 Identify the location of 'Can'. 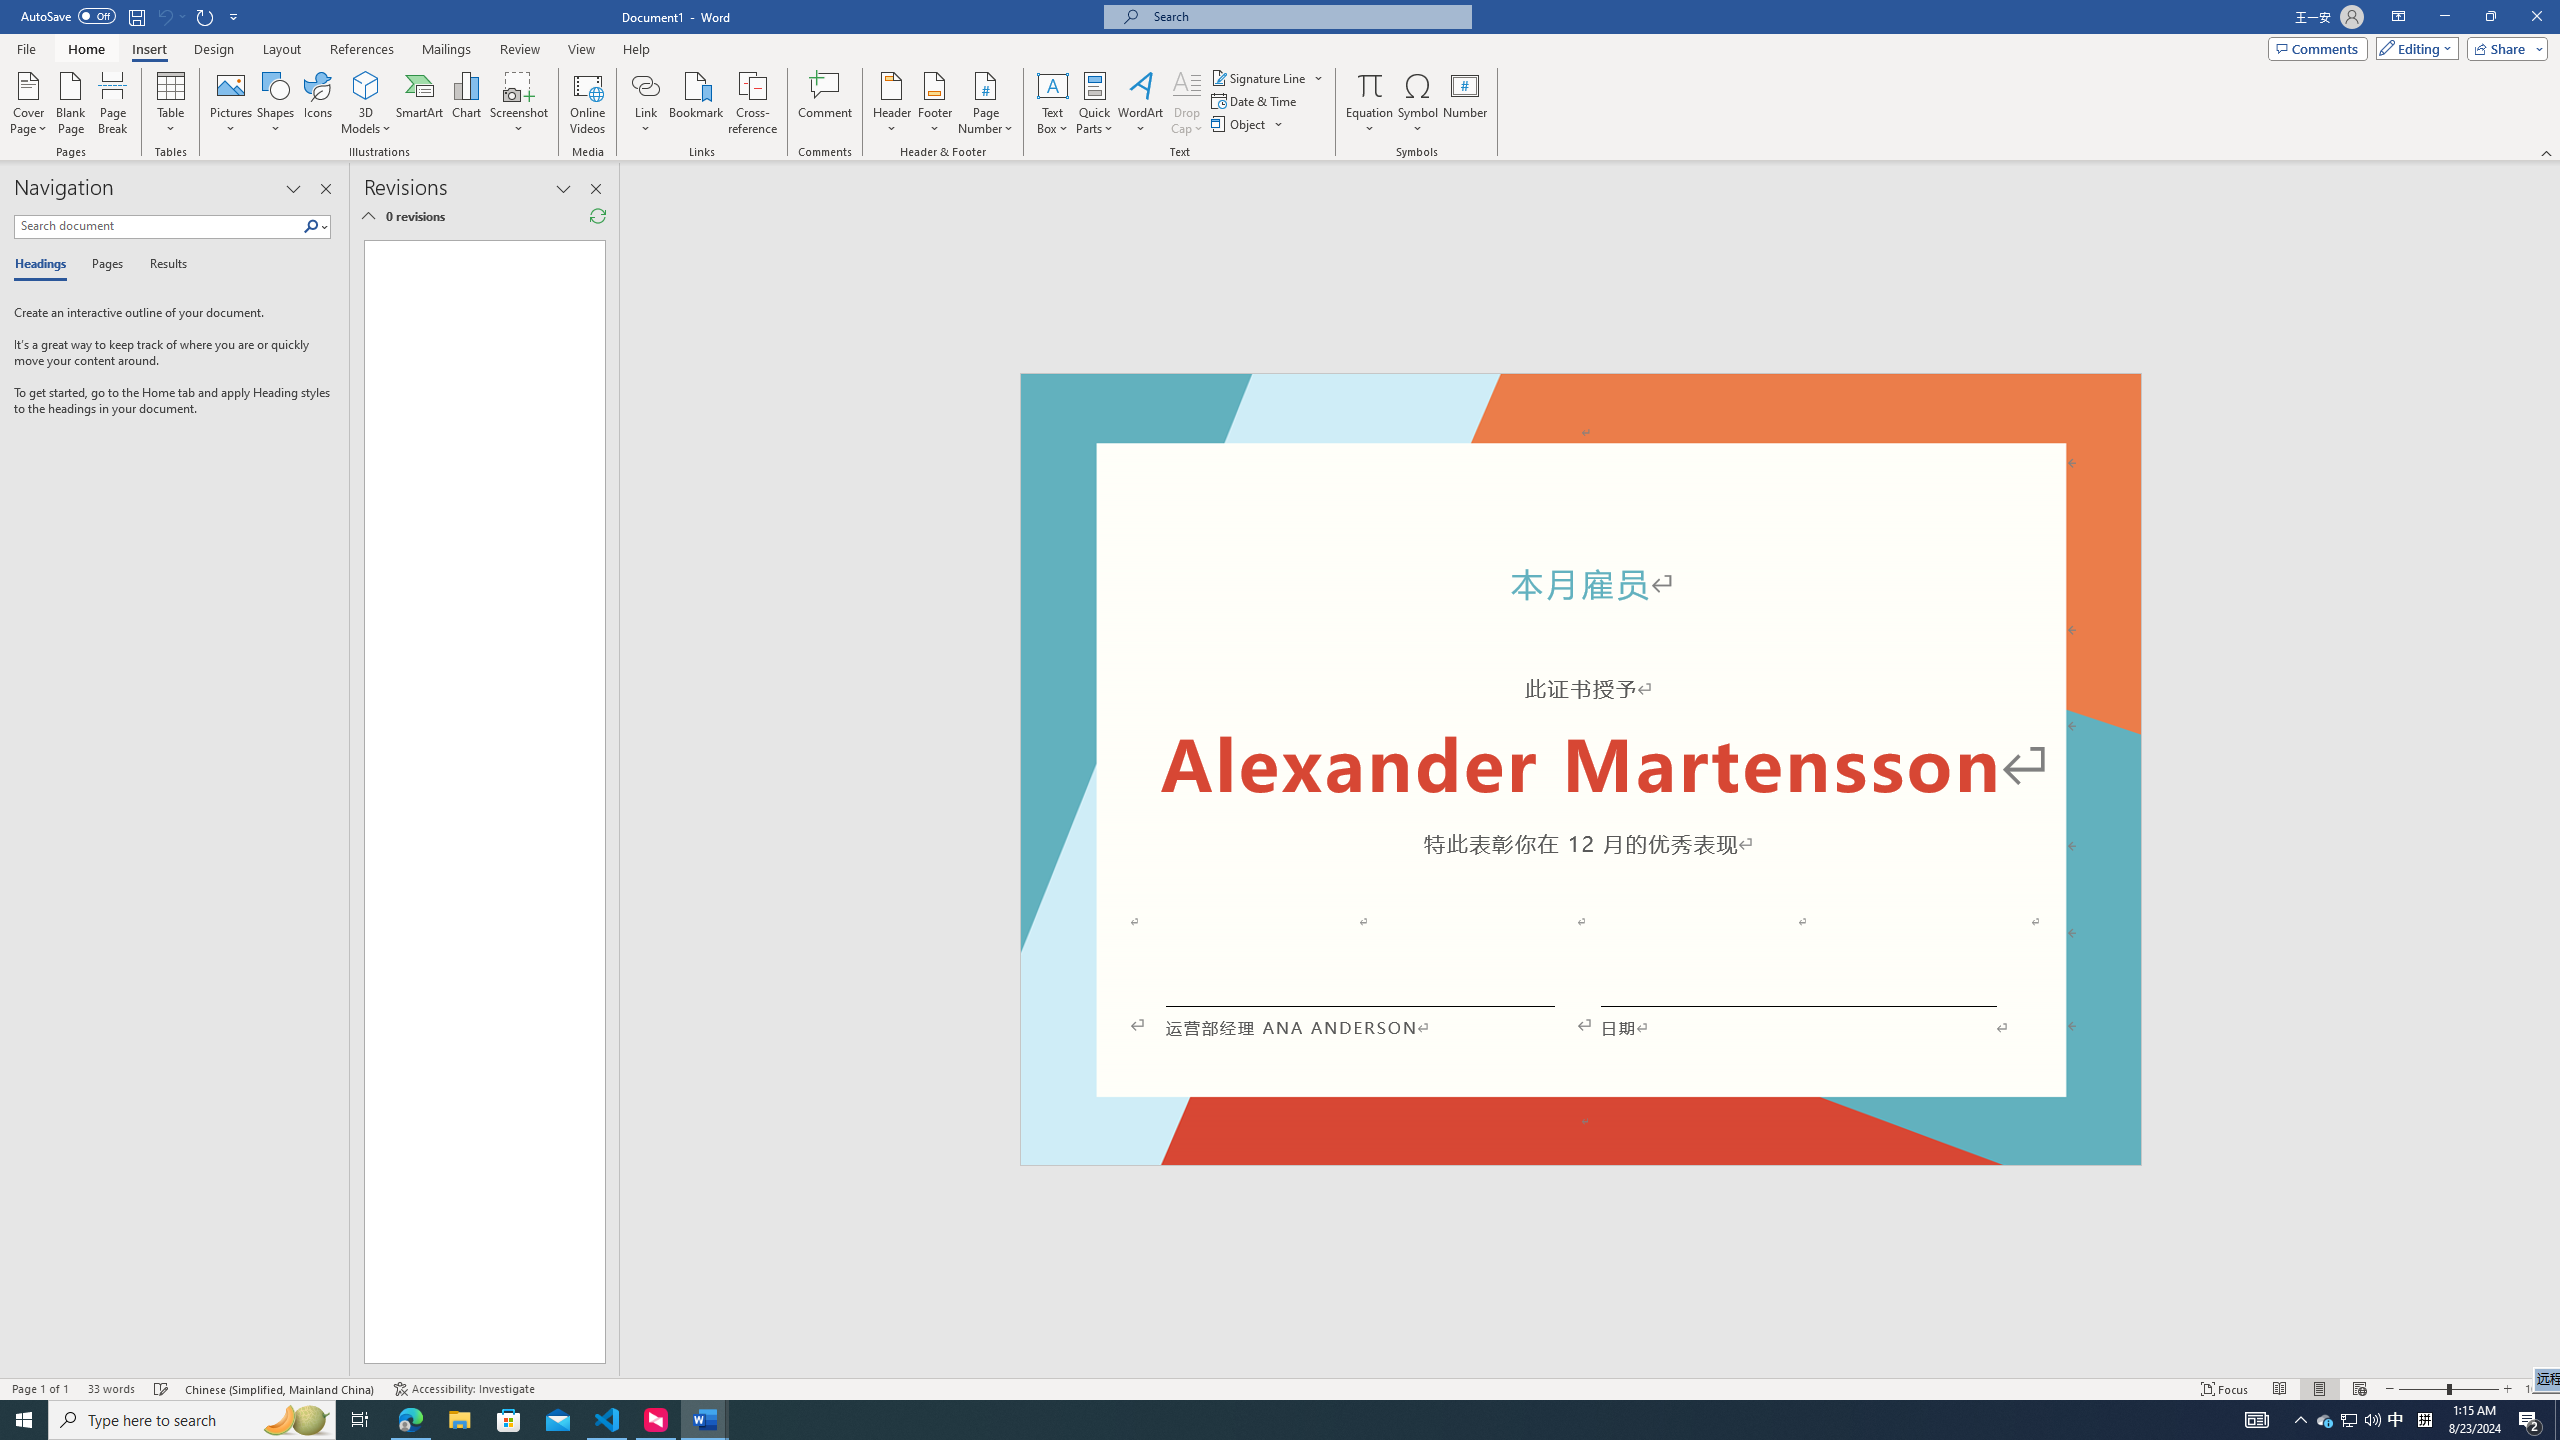
(163, 15).